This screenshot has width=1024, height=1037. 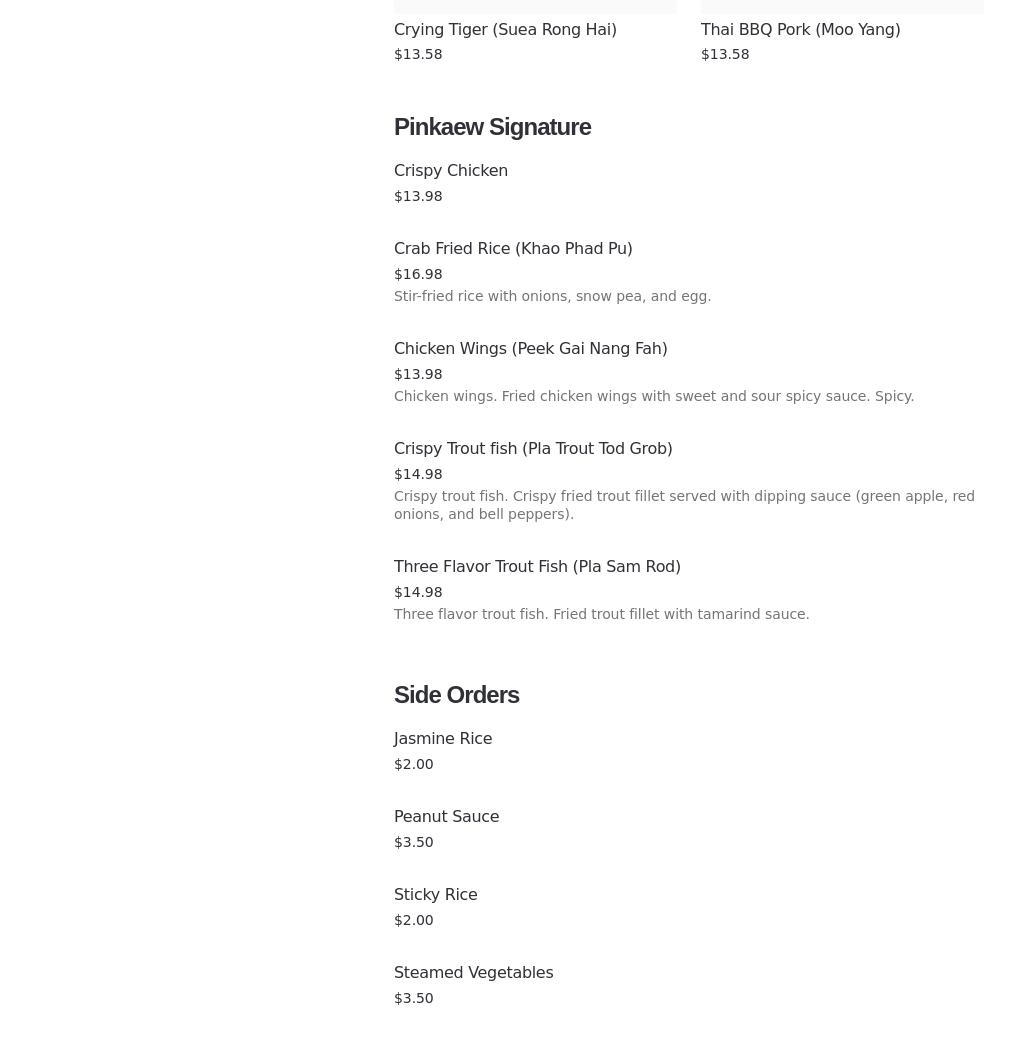 I want to click on 'Stir-fried rice with onions, snow pea, and egg.', so click(x=552, y=294).